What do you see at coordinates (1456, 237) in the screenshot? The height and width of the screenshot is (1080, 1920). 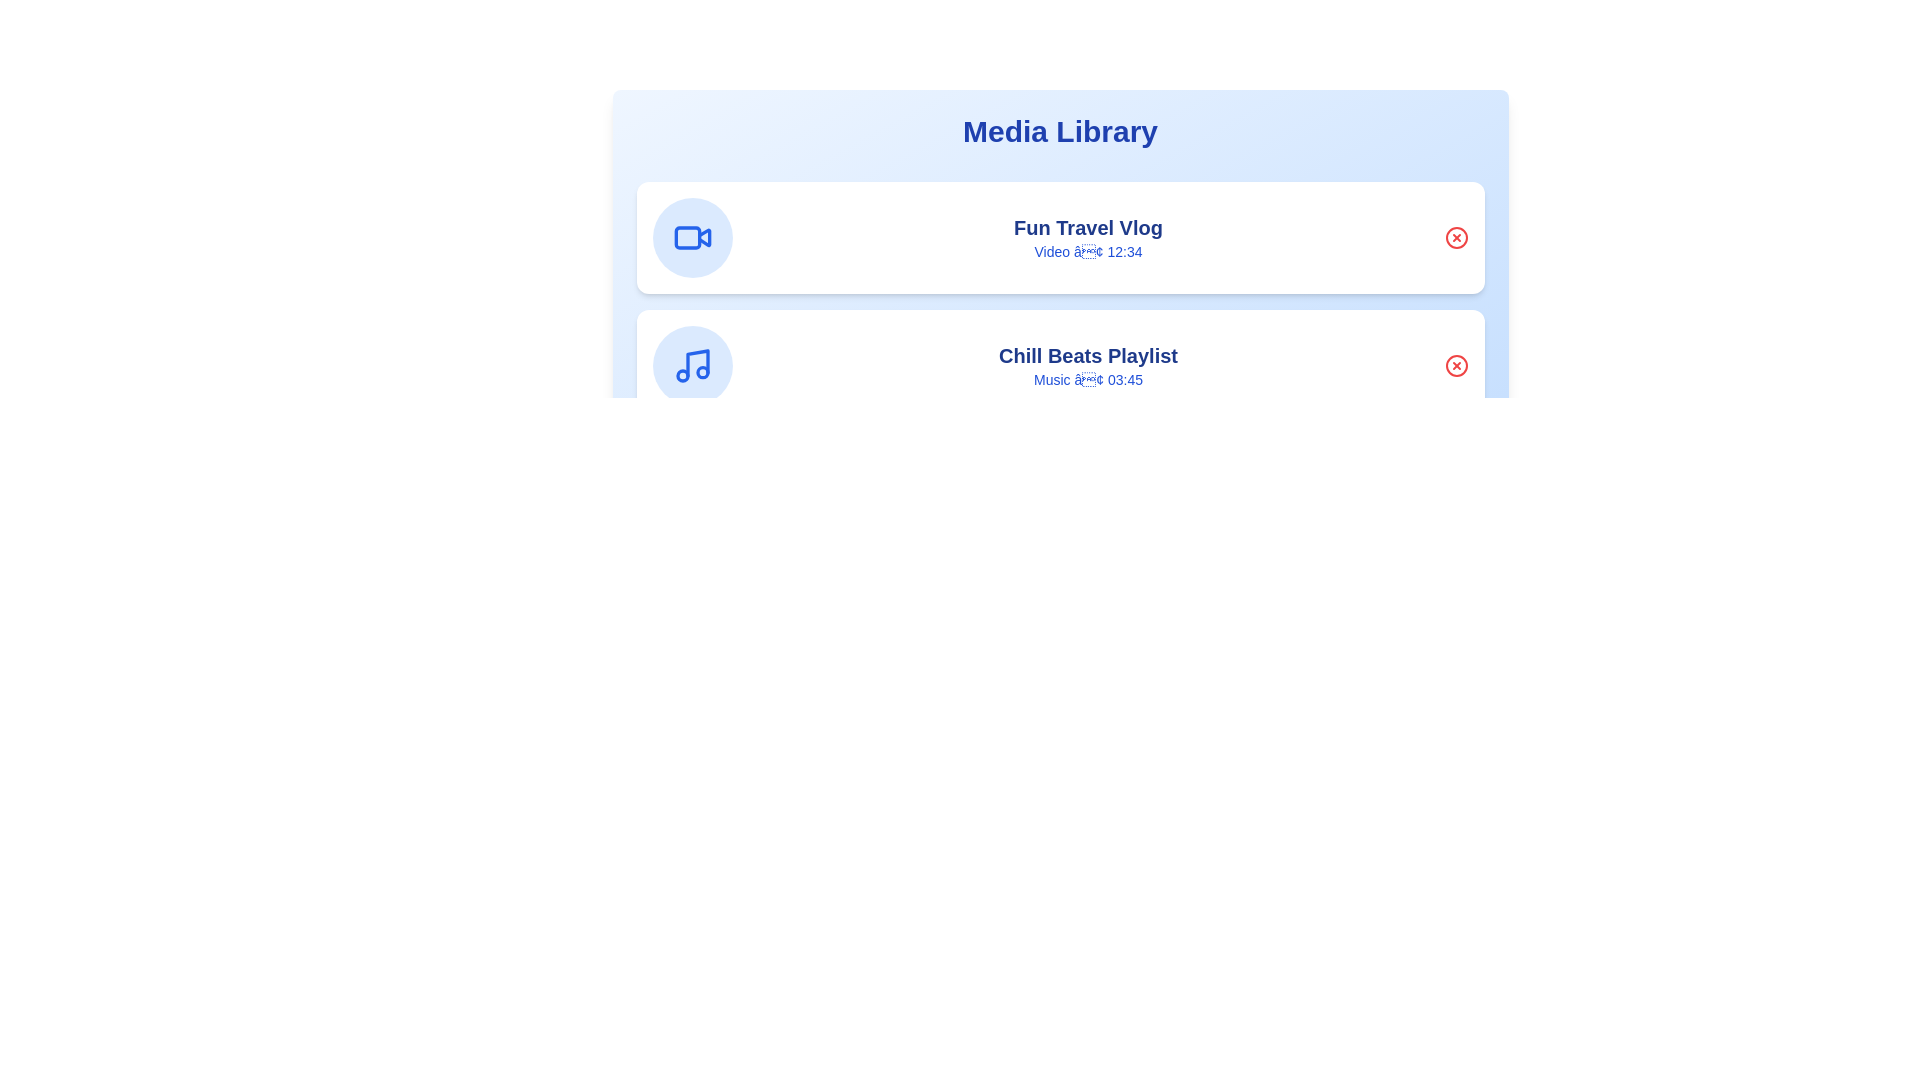 I see `the delete button for the media item titled 'Fun Travel Vlog'` at bounding box center [1456, 237].